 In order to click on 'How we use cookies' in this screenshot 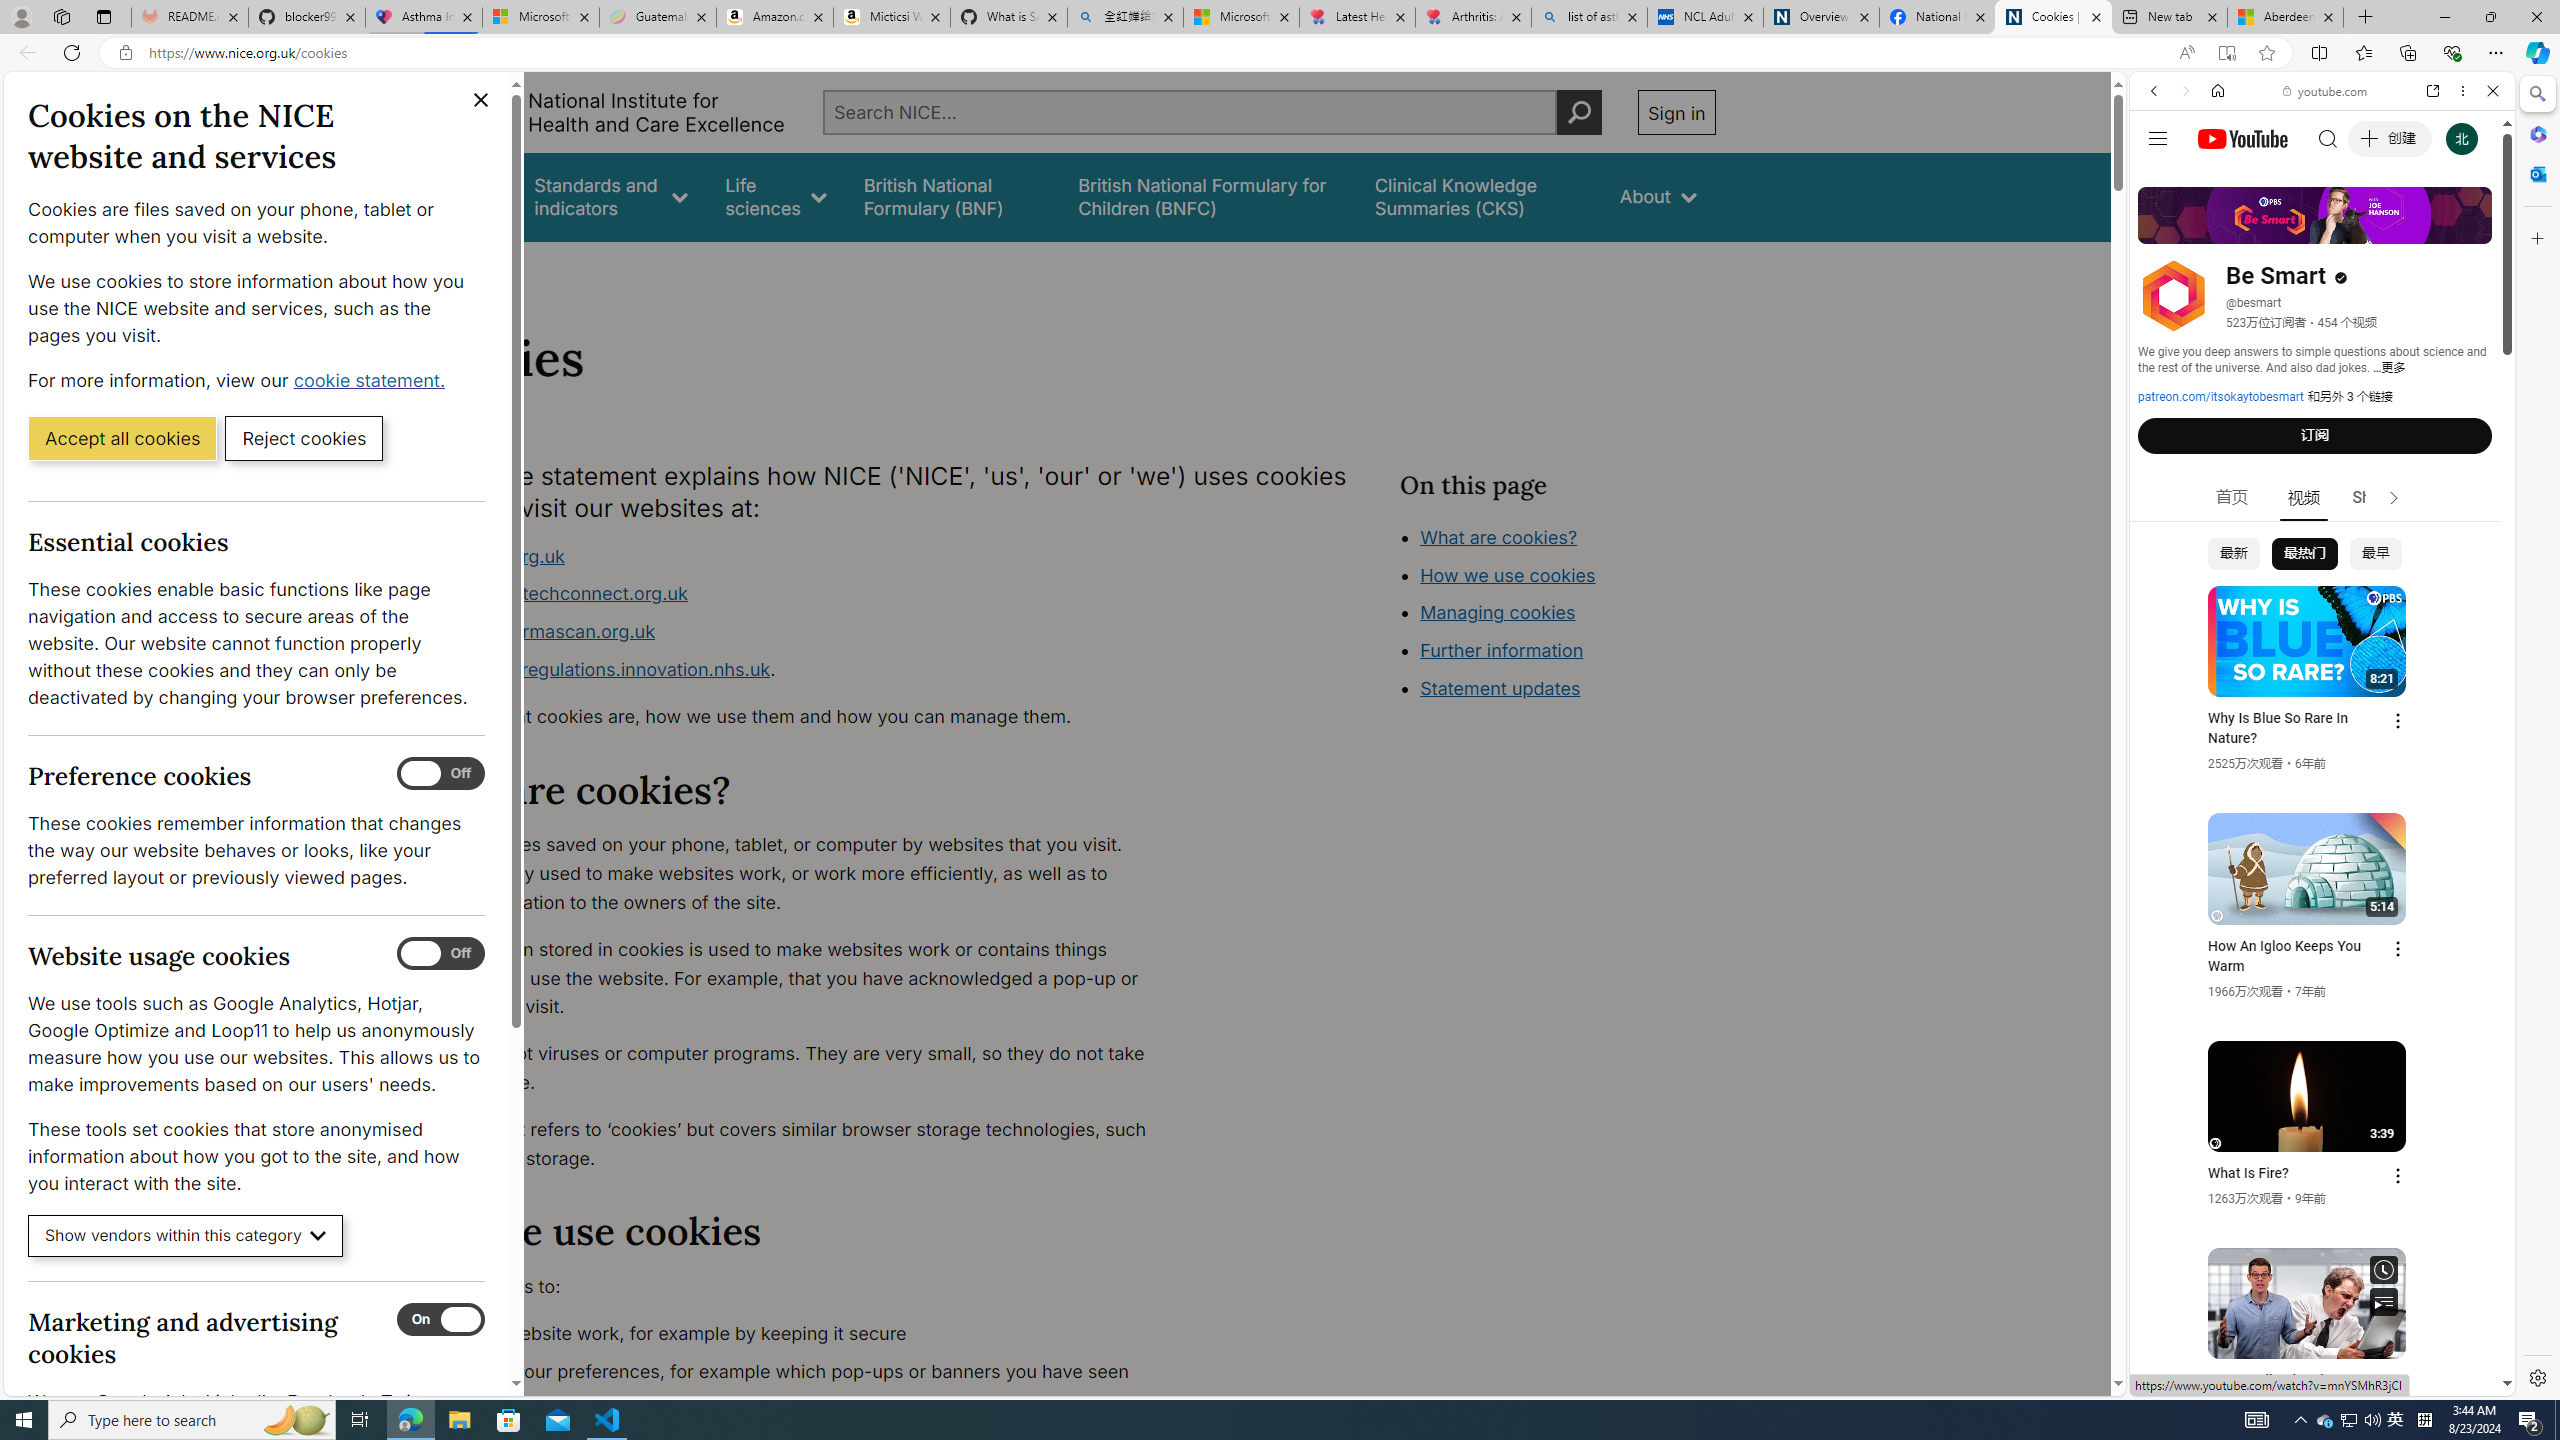, I will do `click(1507, 574)`.